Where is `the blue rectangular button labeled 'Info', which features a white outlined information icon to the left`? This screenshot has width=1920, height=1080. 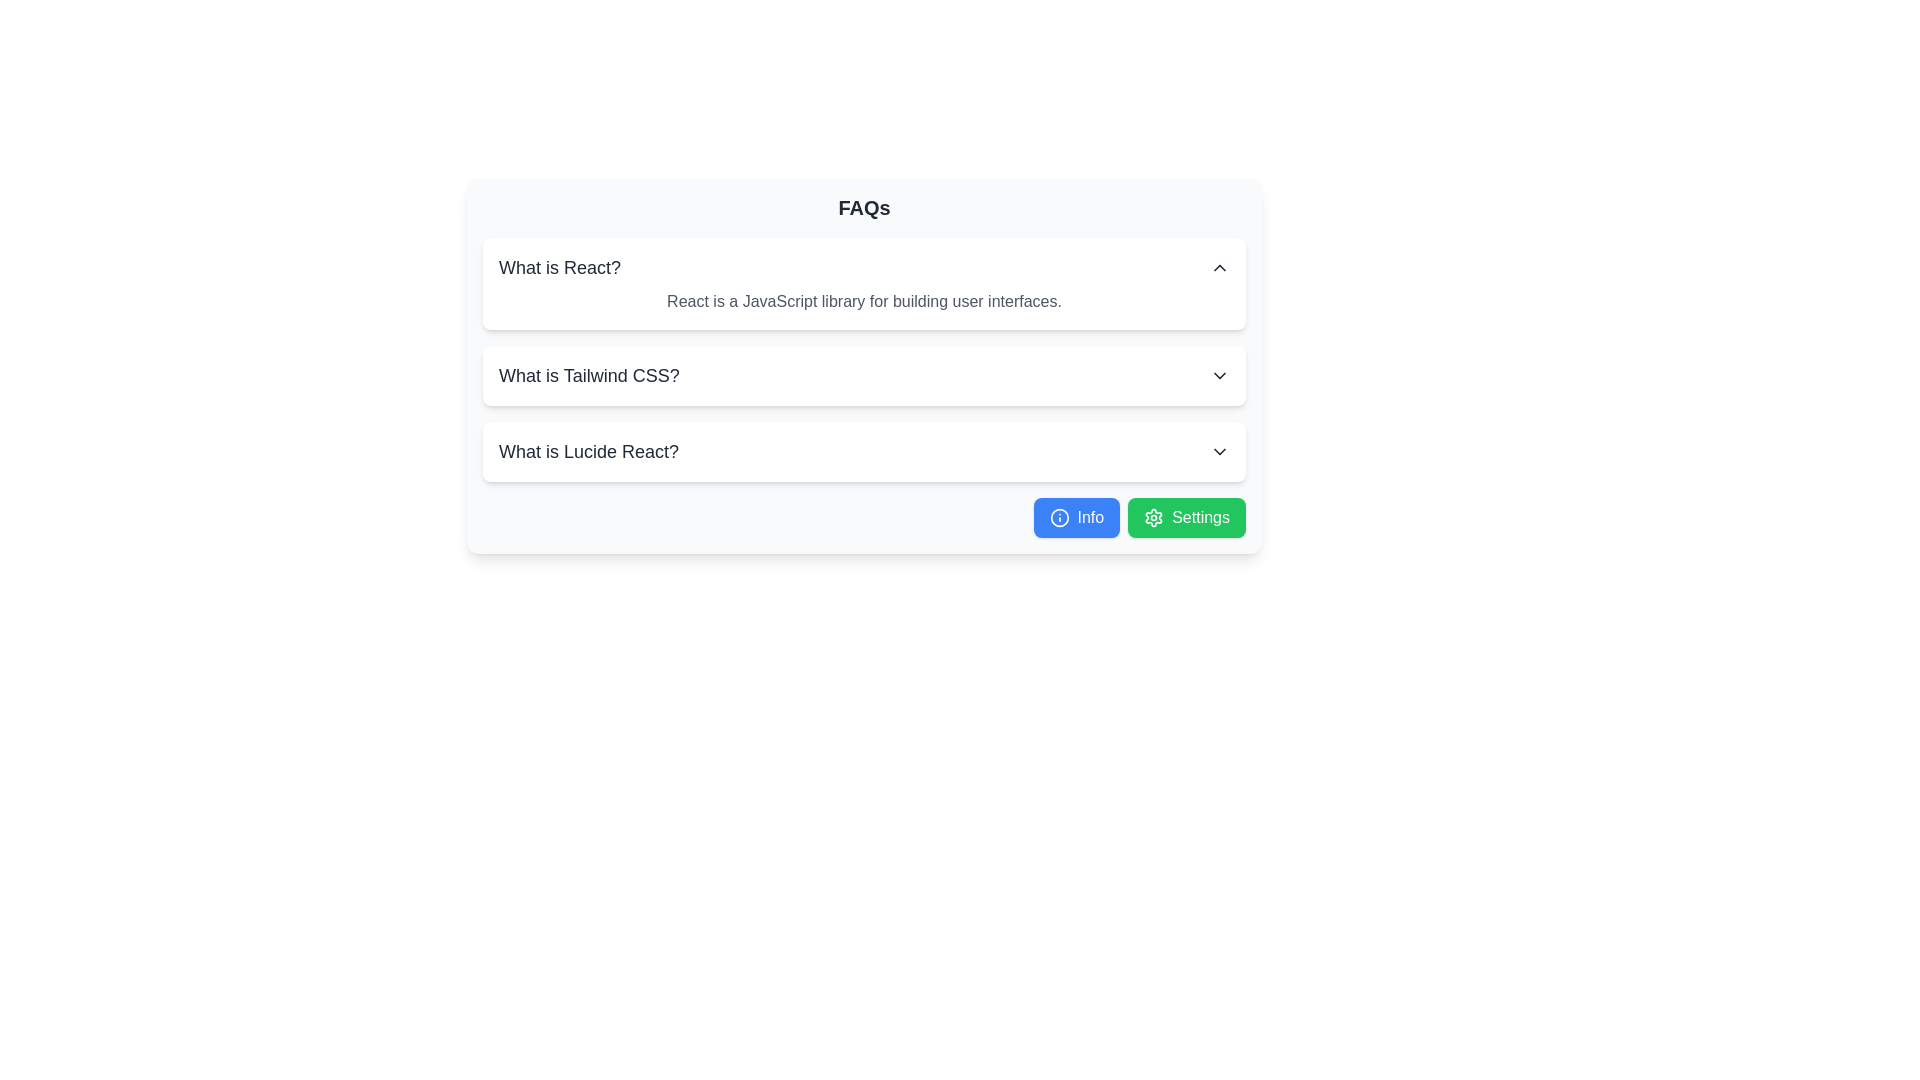
the blue rectangular button labeled 'Info', which features a white outlined information icon to the left is located at coordinates (1075, 516).